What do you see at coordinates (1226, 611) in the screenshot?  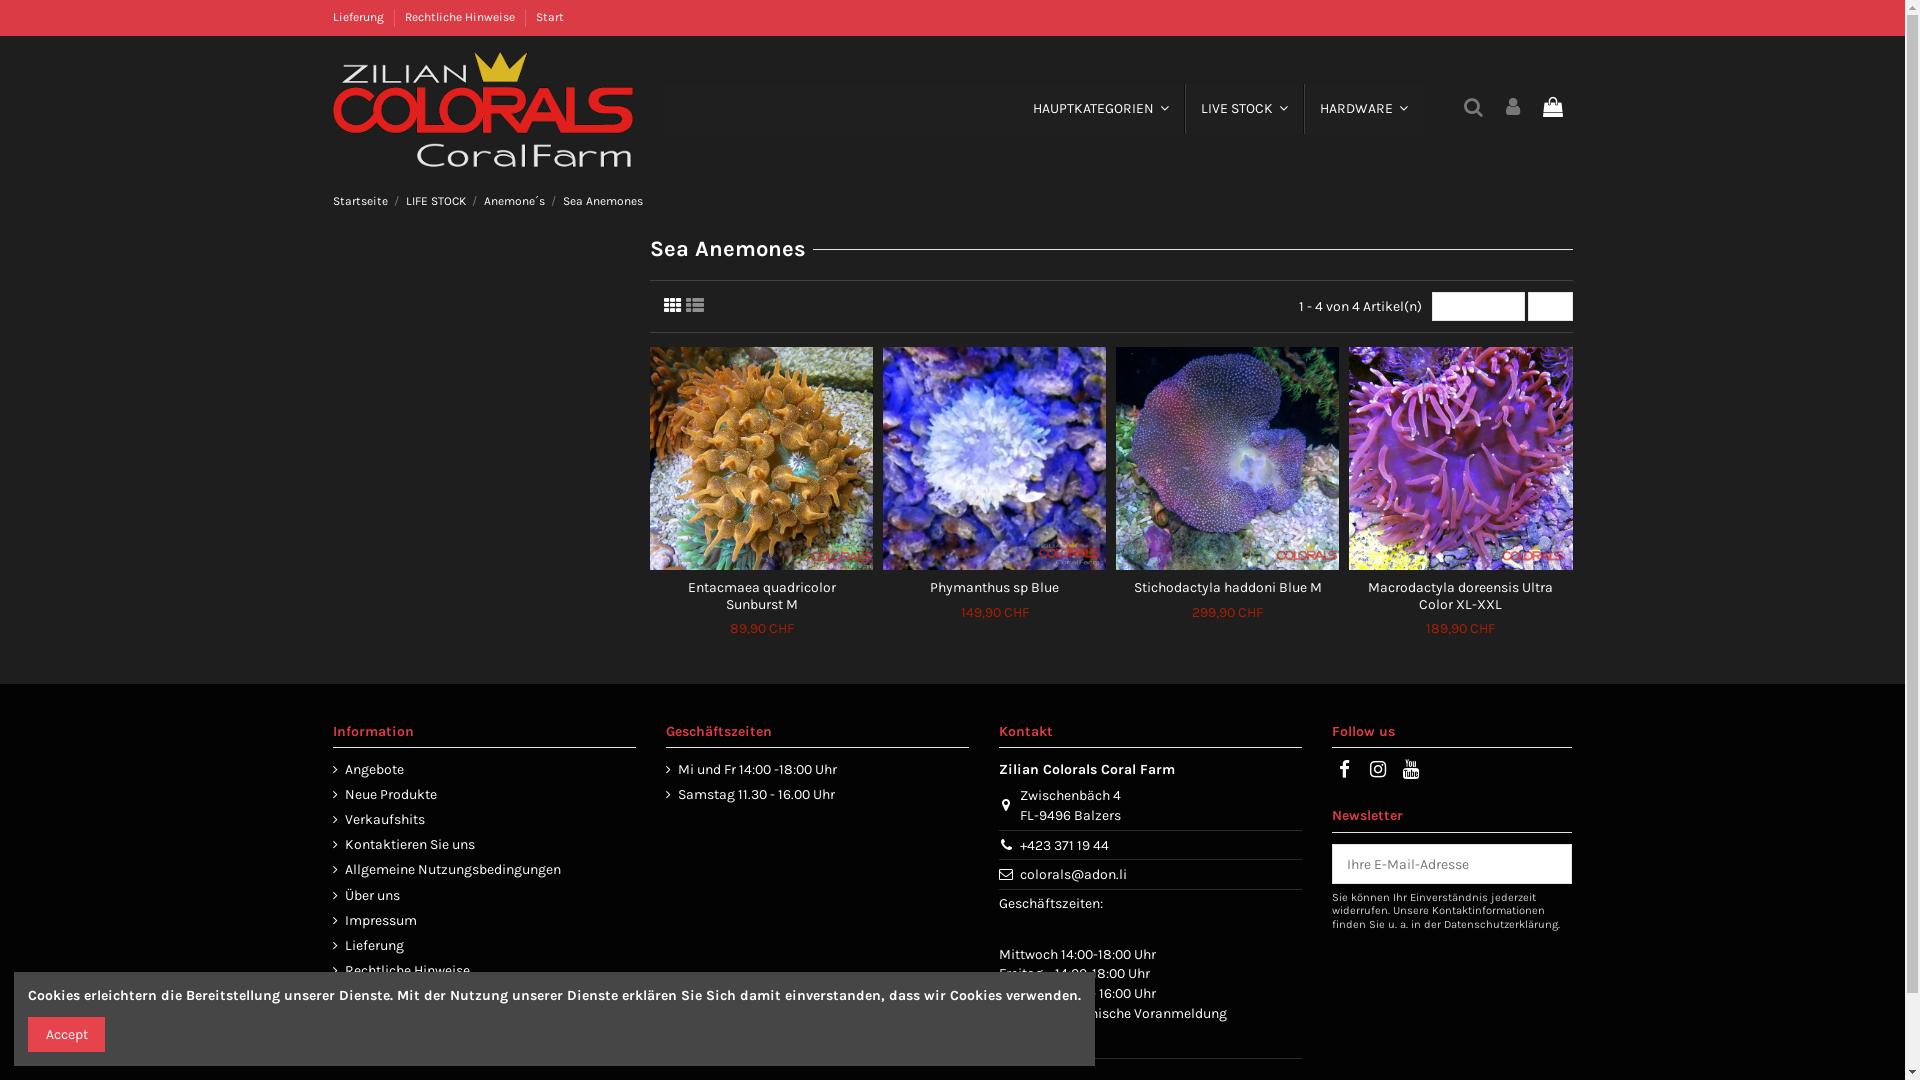 I see `'299,90 CHF'` at bounding box center [1226, 611].